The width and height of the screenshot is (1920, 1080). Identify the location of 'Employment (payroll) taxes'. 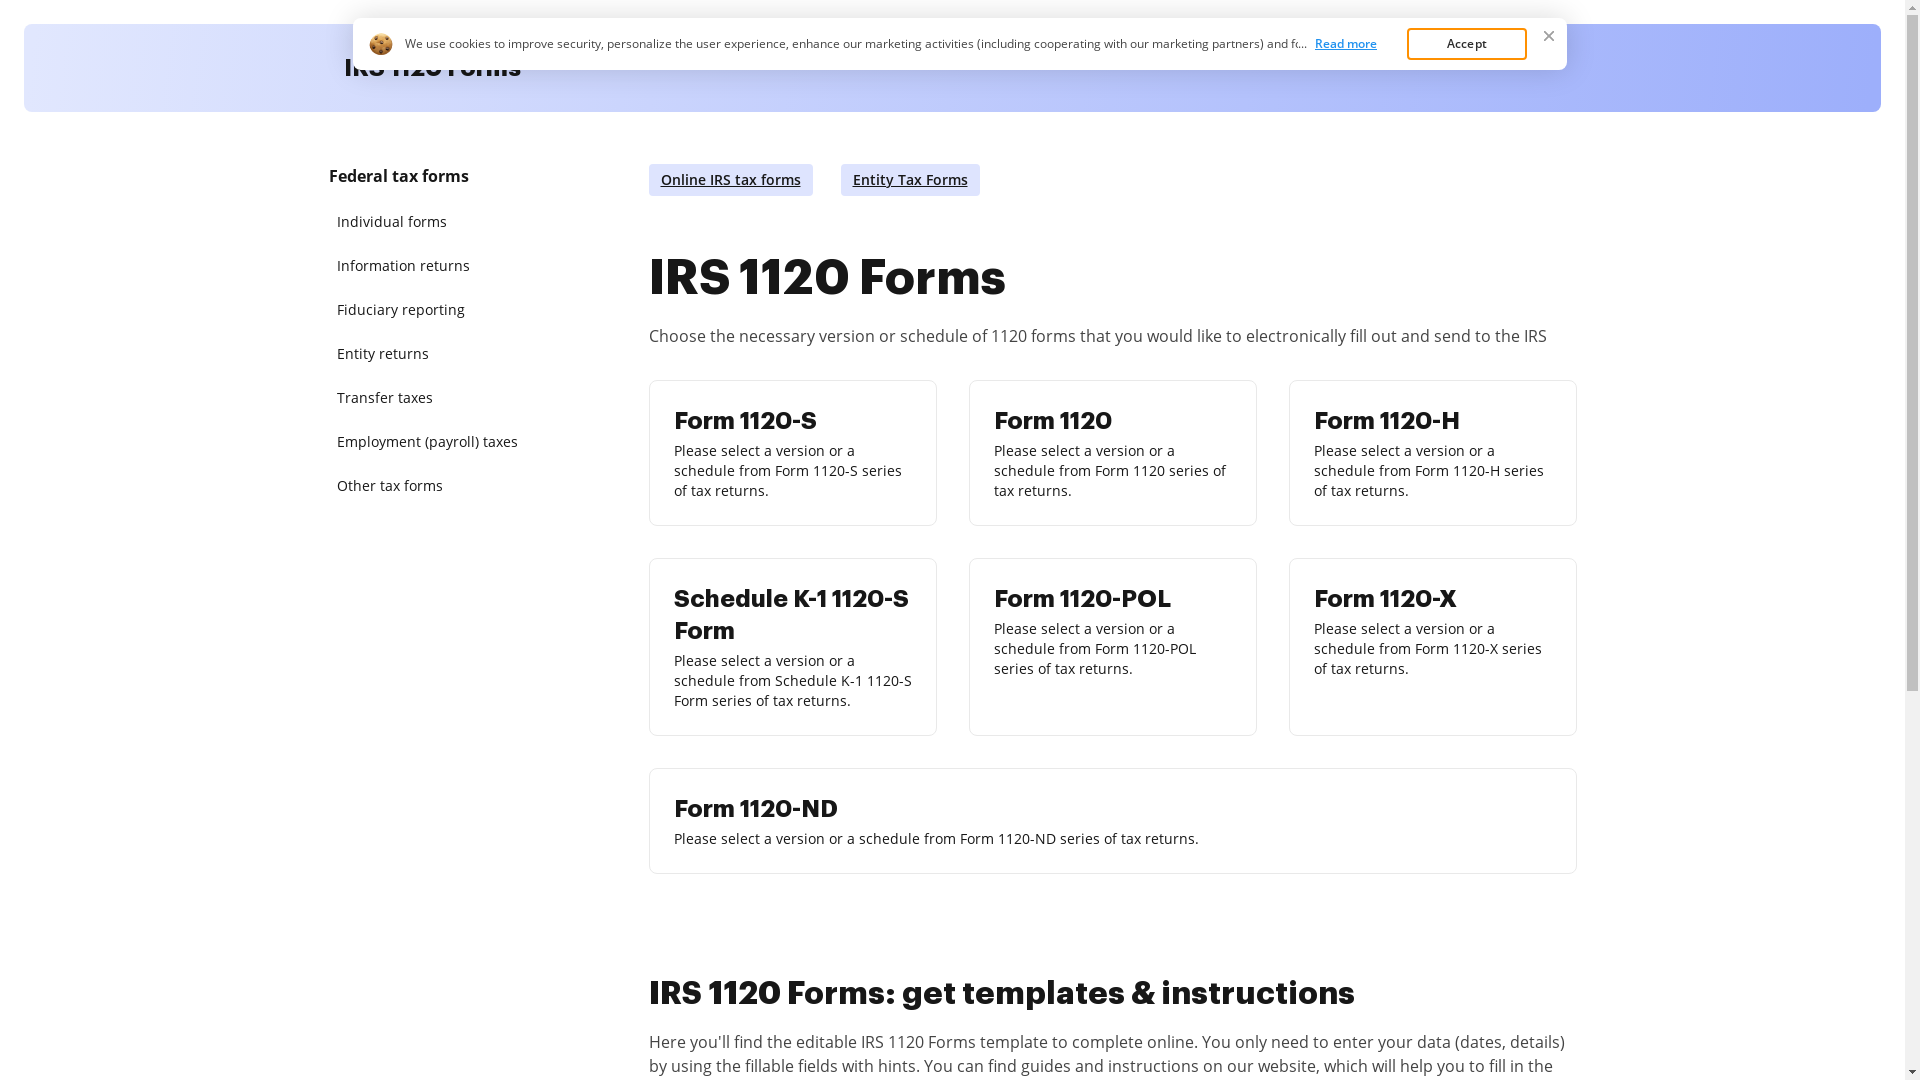
(431, 441).